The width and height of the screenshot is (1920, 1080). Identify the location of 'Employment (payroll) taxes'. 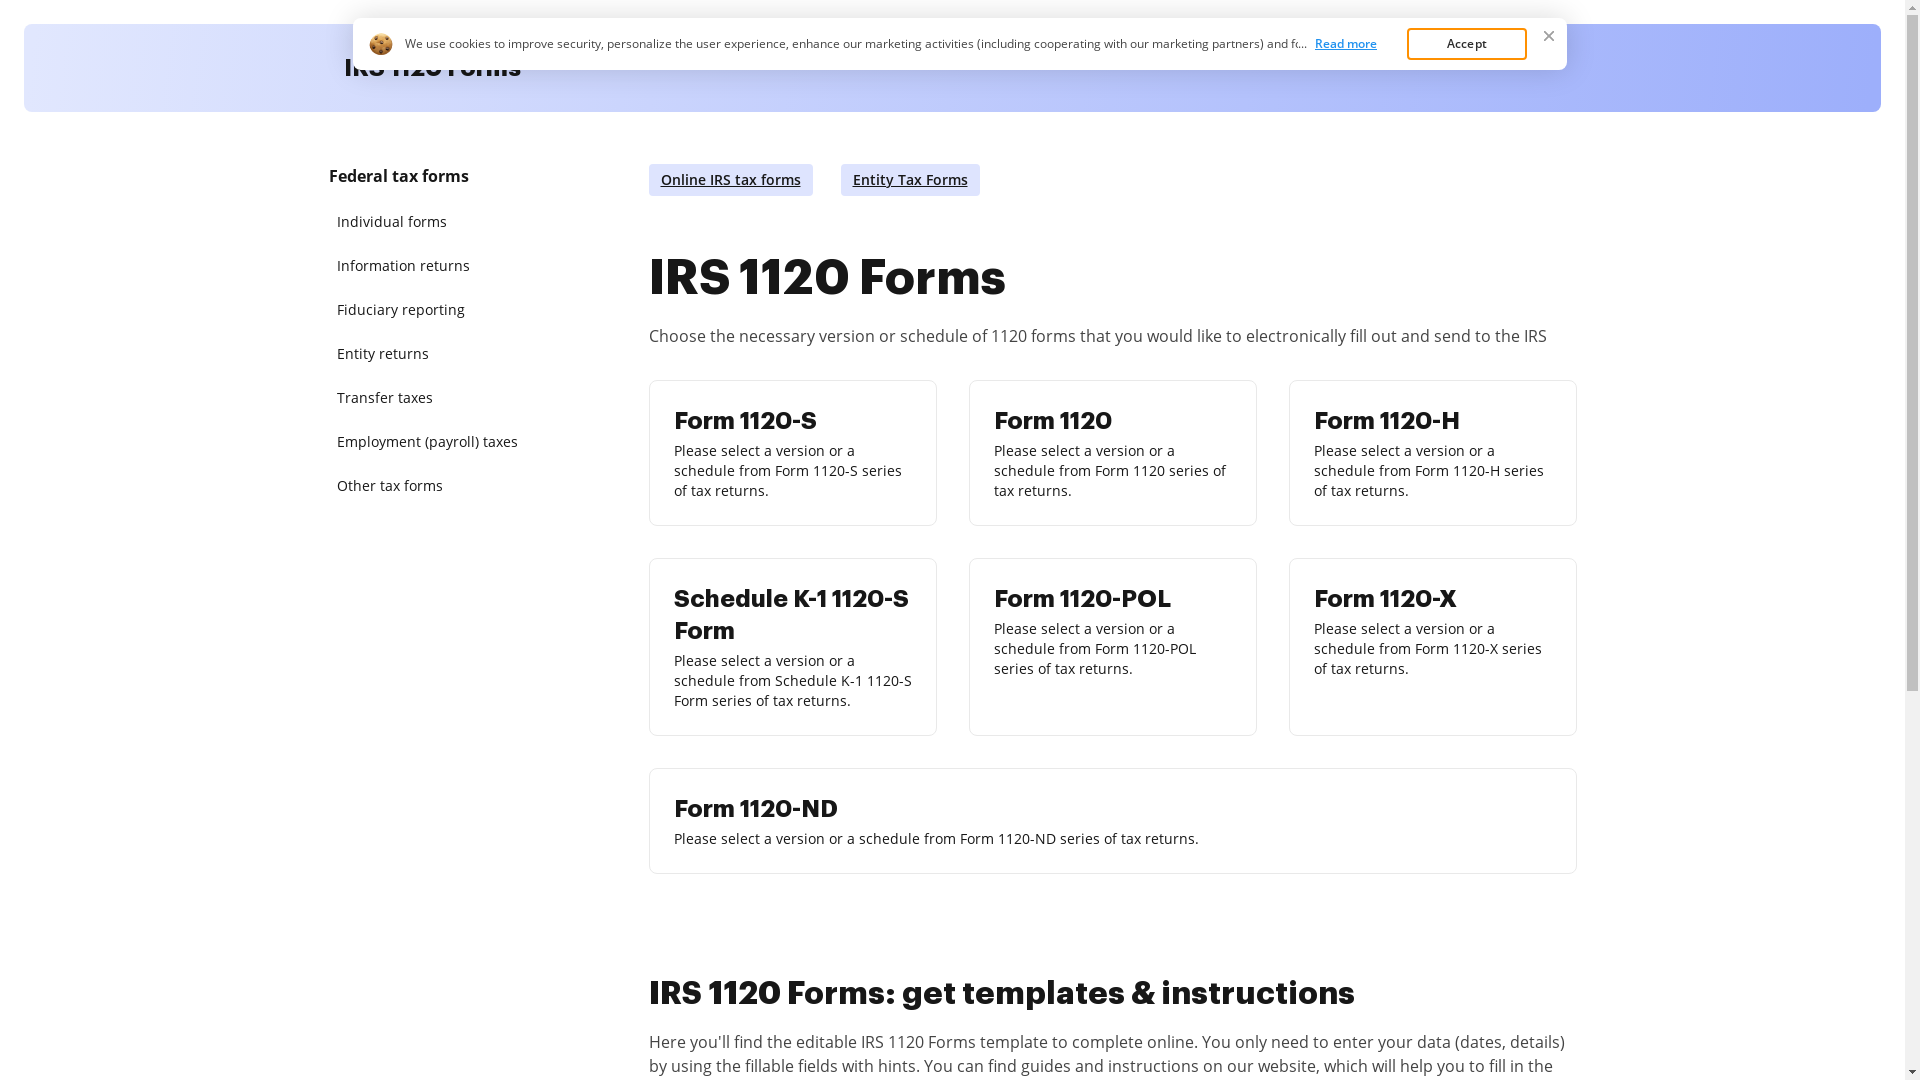
(431, 441).